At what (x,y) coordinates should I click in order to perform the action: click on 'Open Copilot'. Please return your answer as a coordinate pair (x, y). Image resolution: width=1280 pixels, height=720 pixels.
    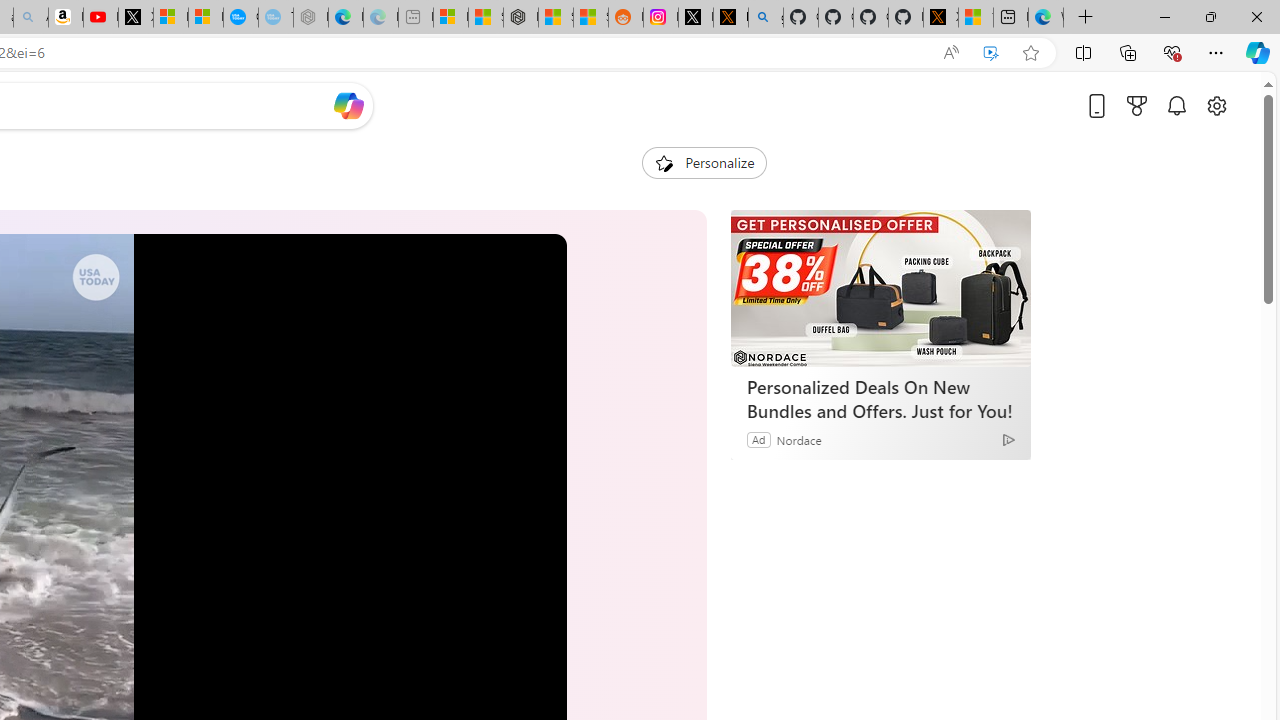
    Looking at the image, I should click on (348, 105).